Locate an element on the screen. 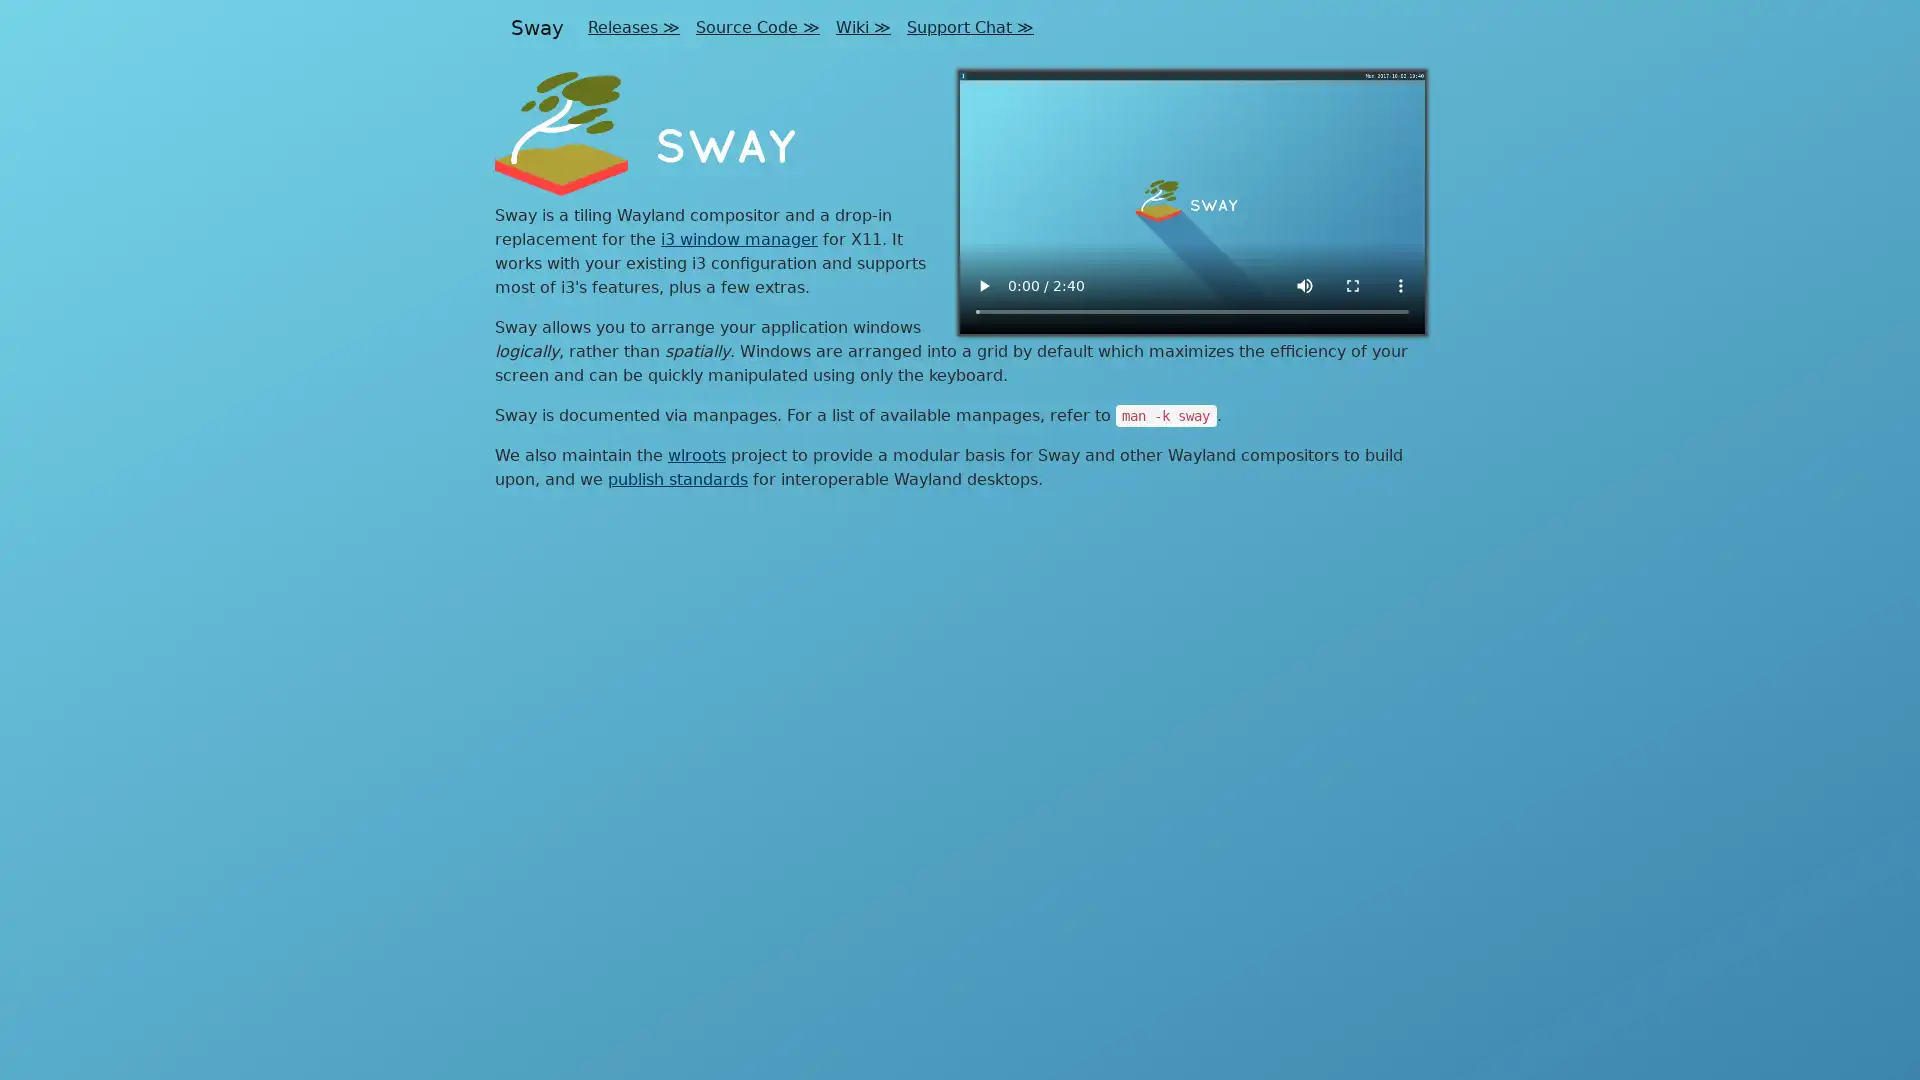 The width and height of the screenshot is (1920, 1080). mute is located at coordinates (1305, 285).